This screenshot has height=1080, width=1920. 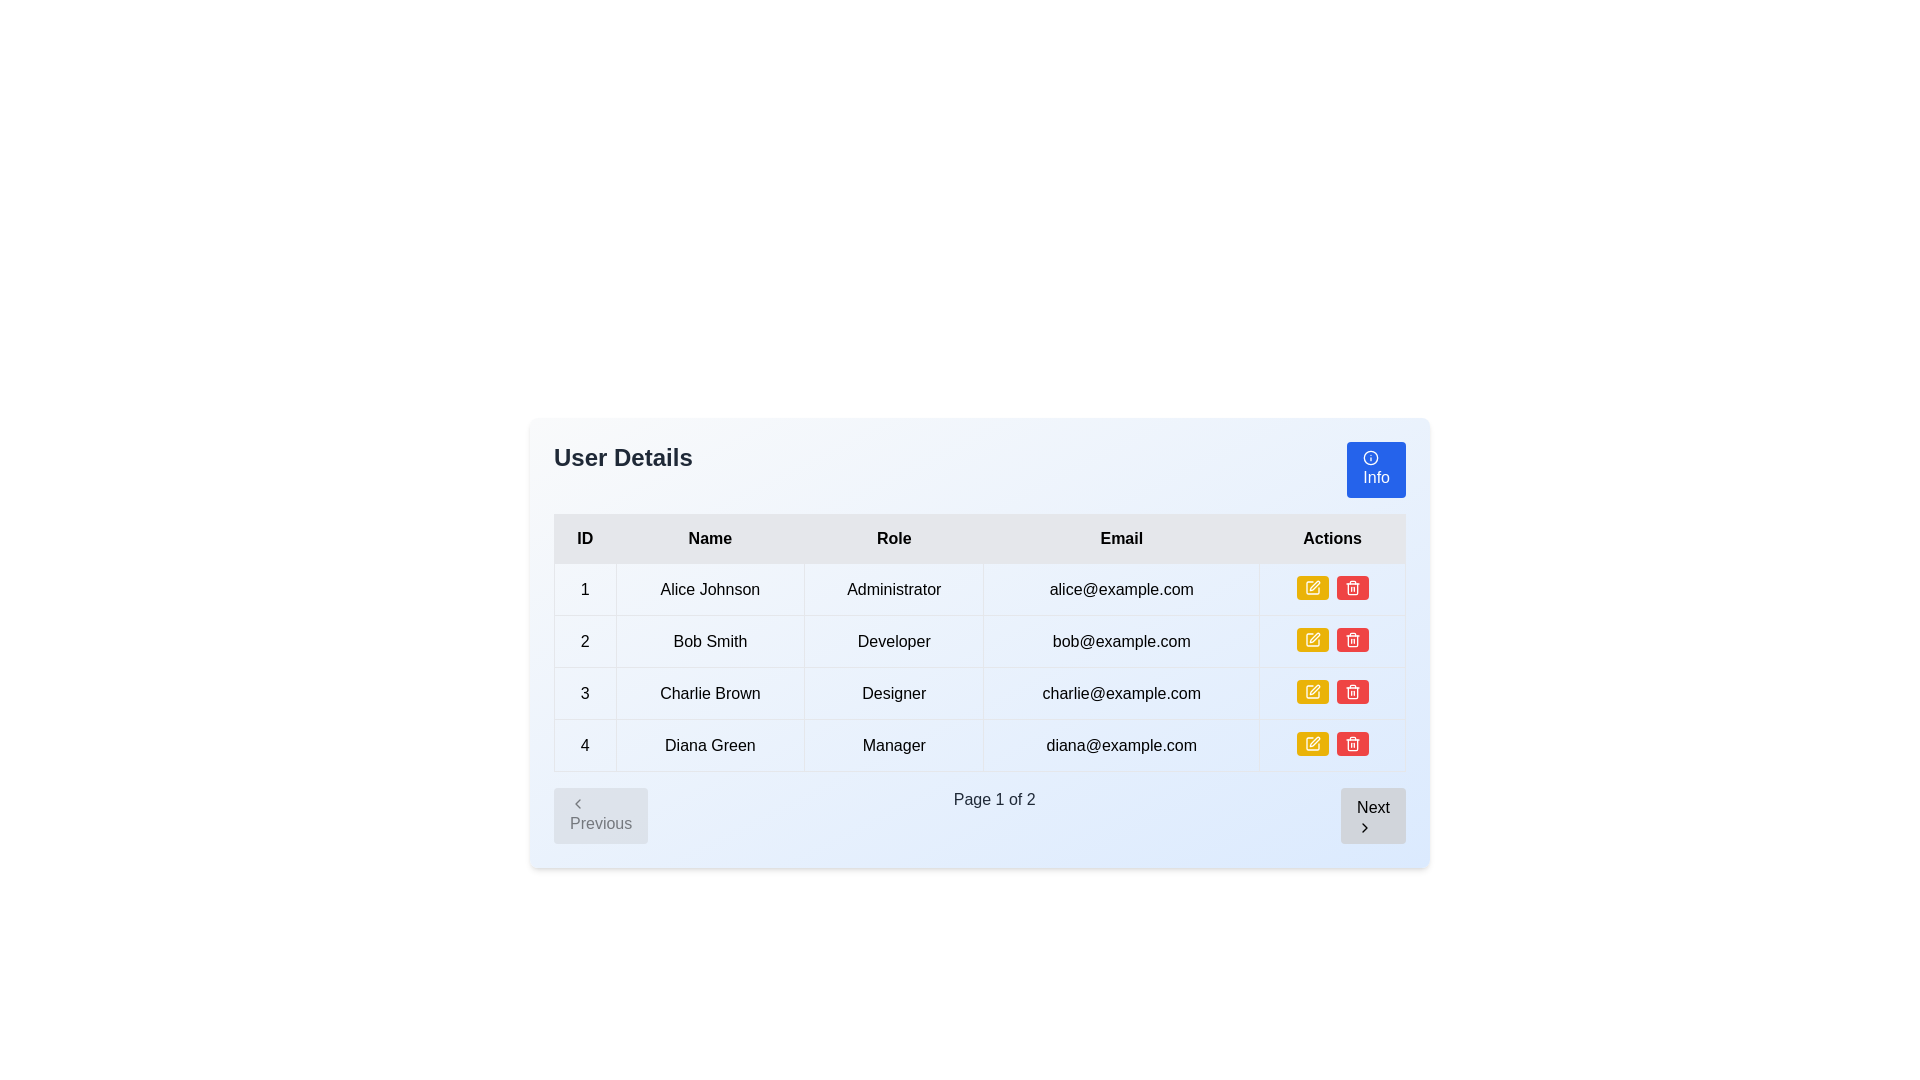 I want to click on the static text label displaying the role 'Administrator' in the third column of the first row under the header 'Role', so click(x=893, y=588).